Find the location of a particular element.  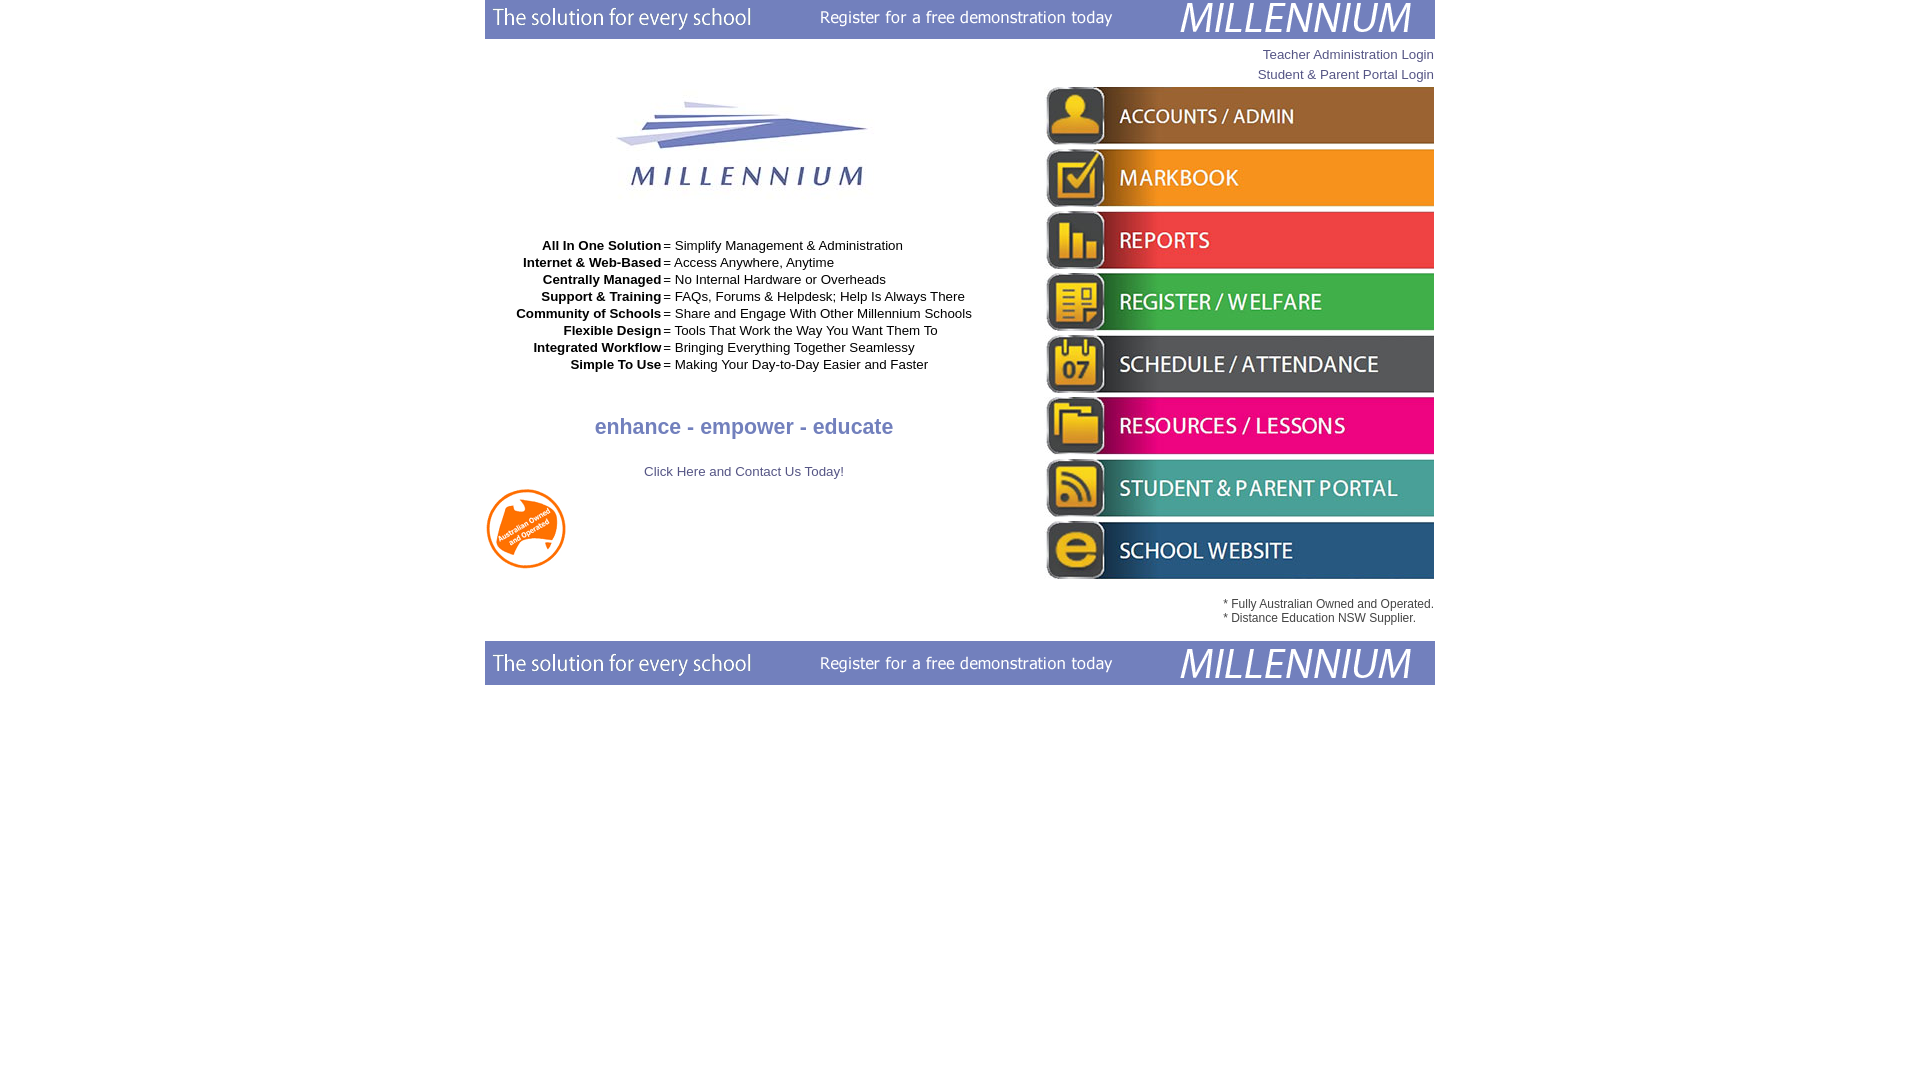

'Schedule / Attendance' is located at coordinates (1237, 363).